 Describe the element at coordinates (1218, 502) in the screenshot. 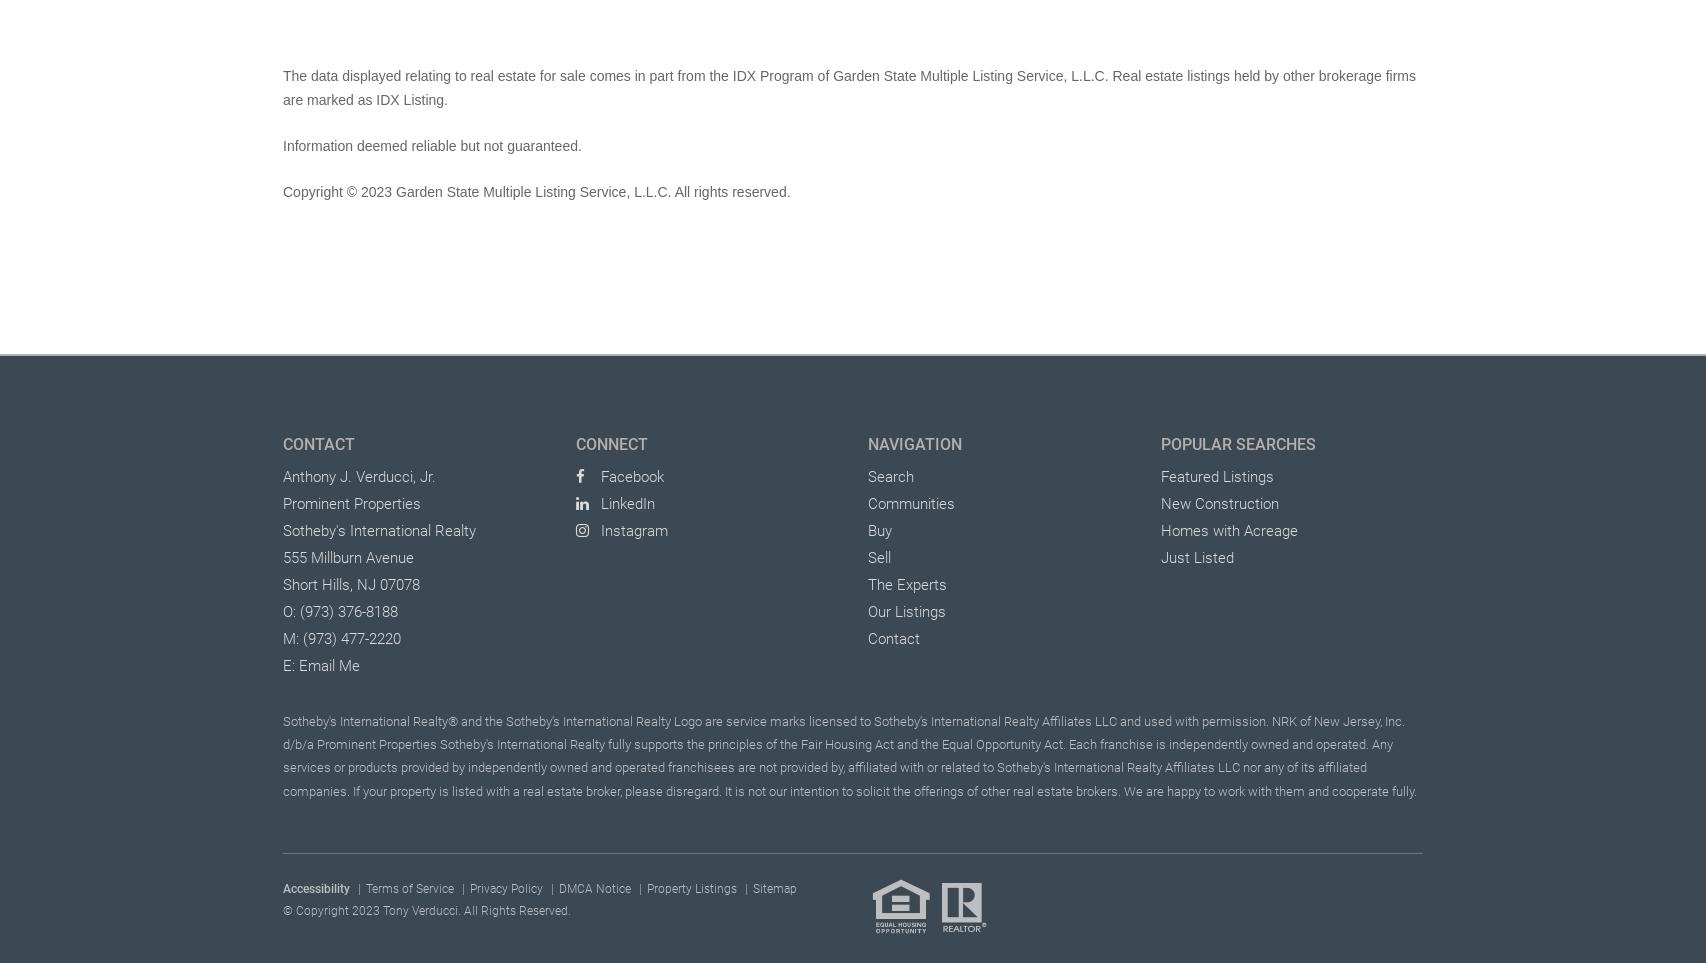

I see `'New Construction'` at that location.